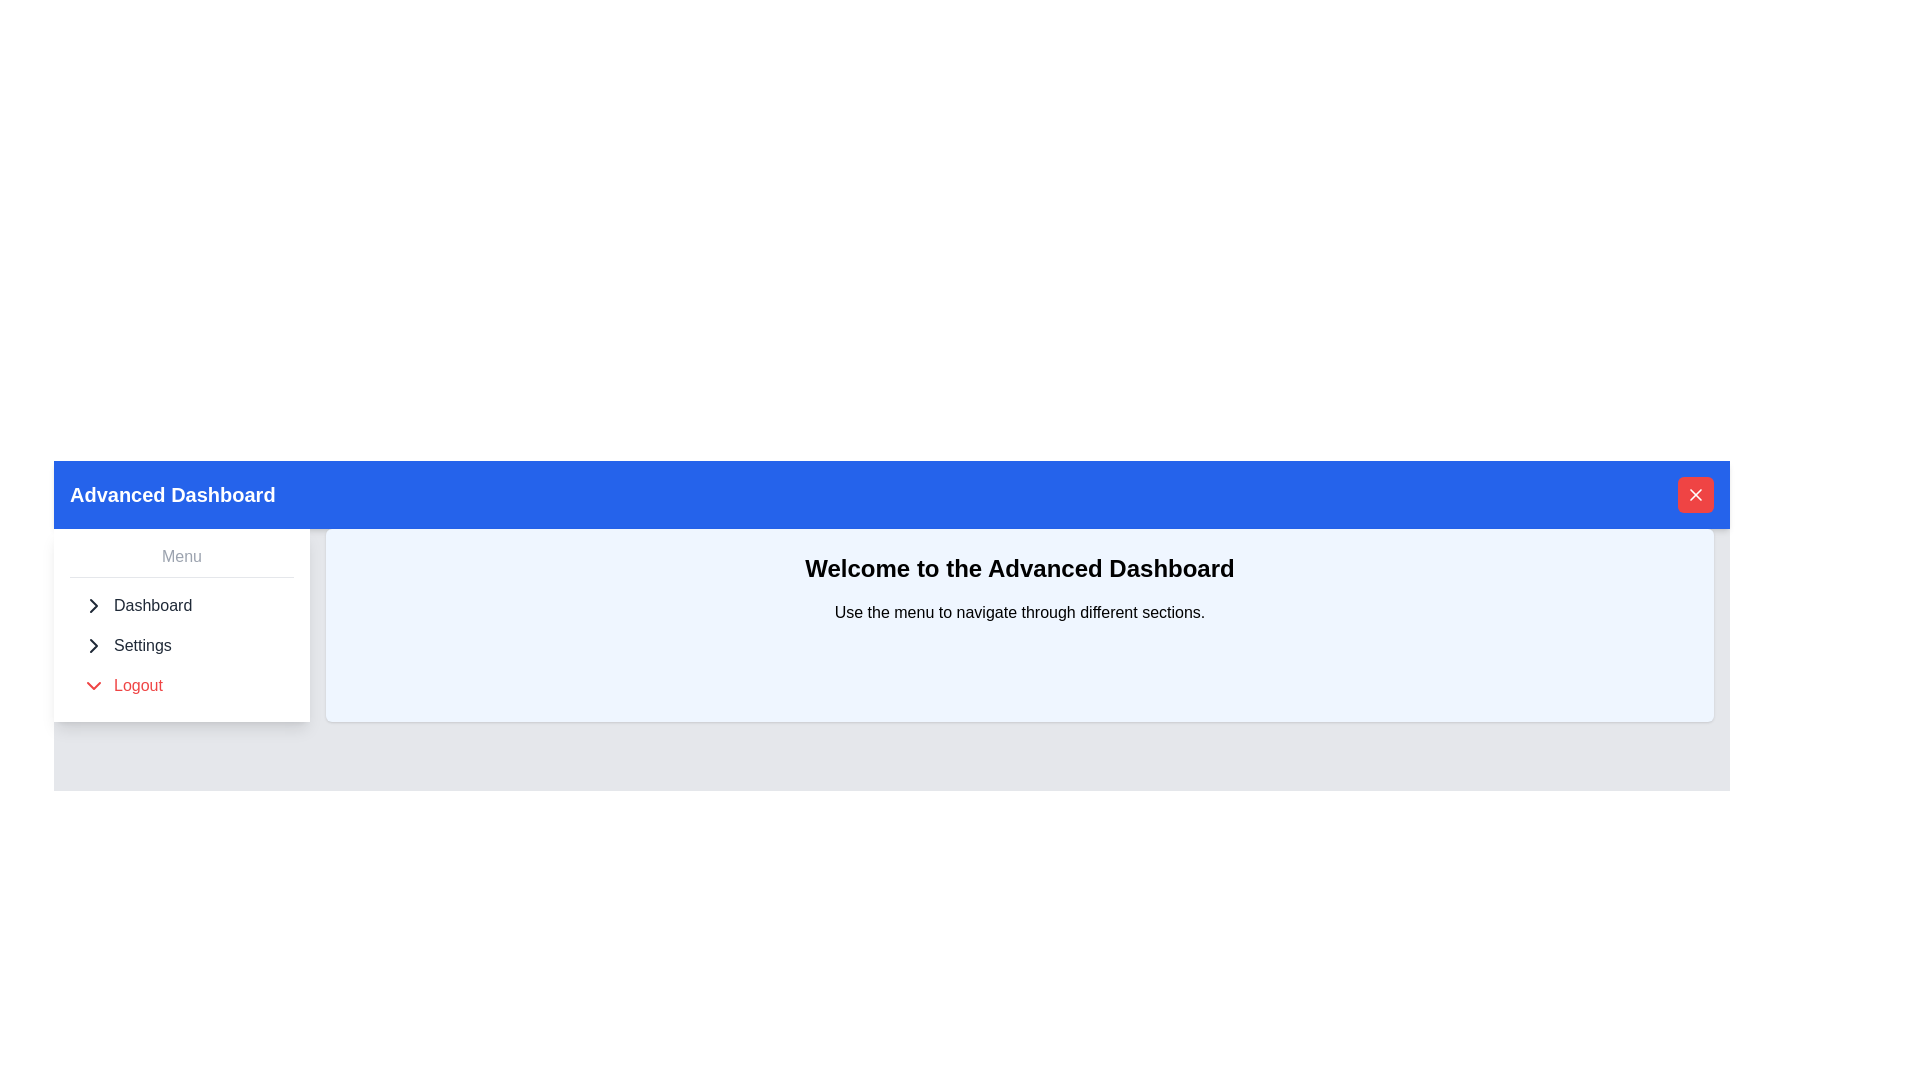 This screenshot has height=1080, width=1920. I want to click on the 'Menu' label, which is a gray text label located in the sidebar on the left side of the interface, near the top section, so click(182, 555).